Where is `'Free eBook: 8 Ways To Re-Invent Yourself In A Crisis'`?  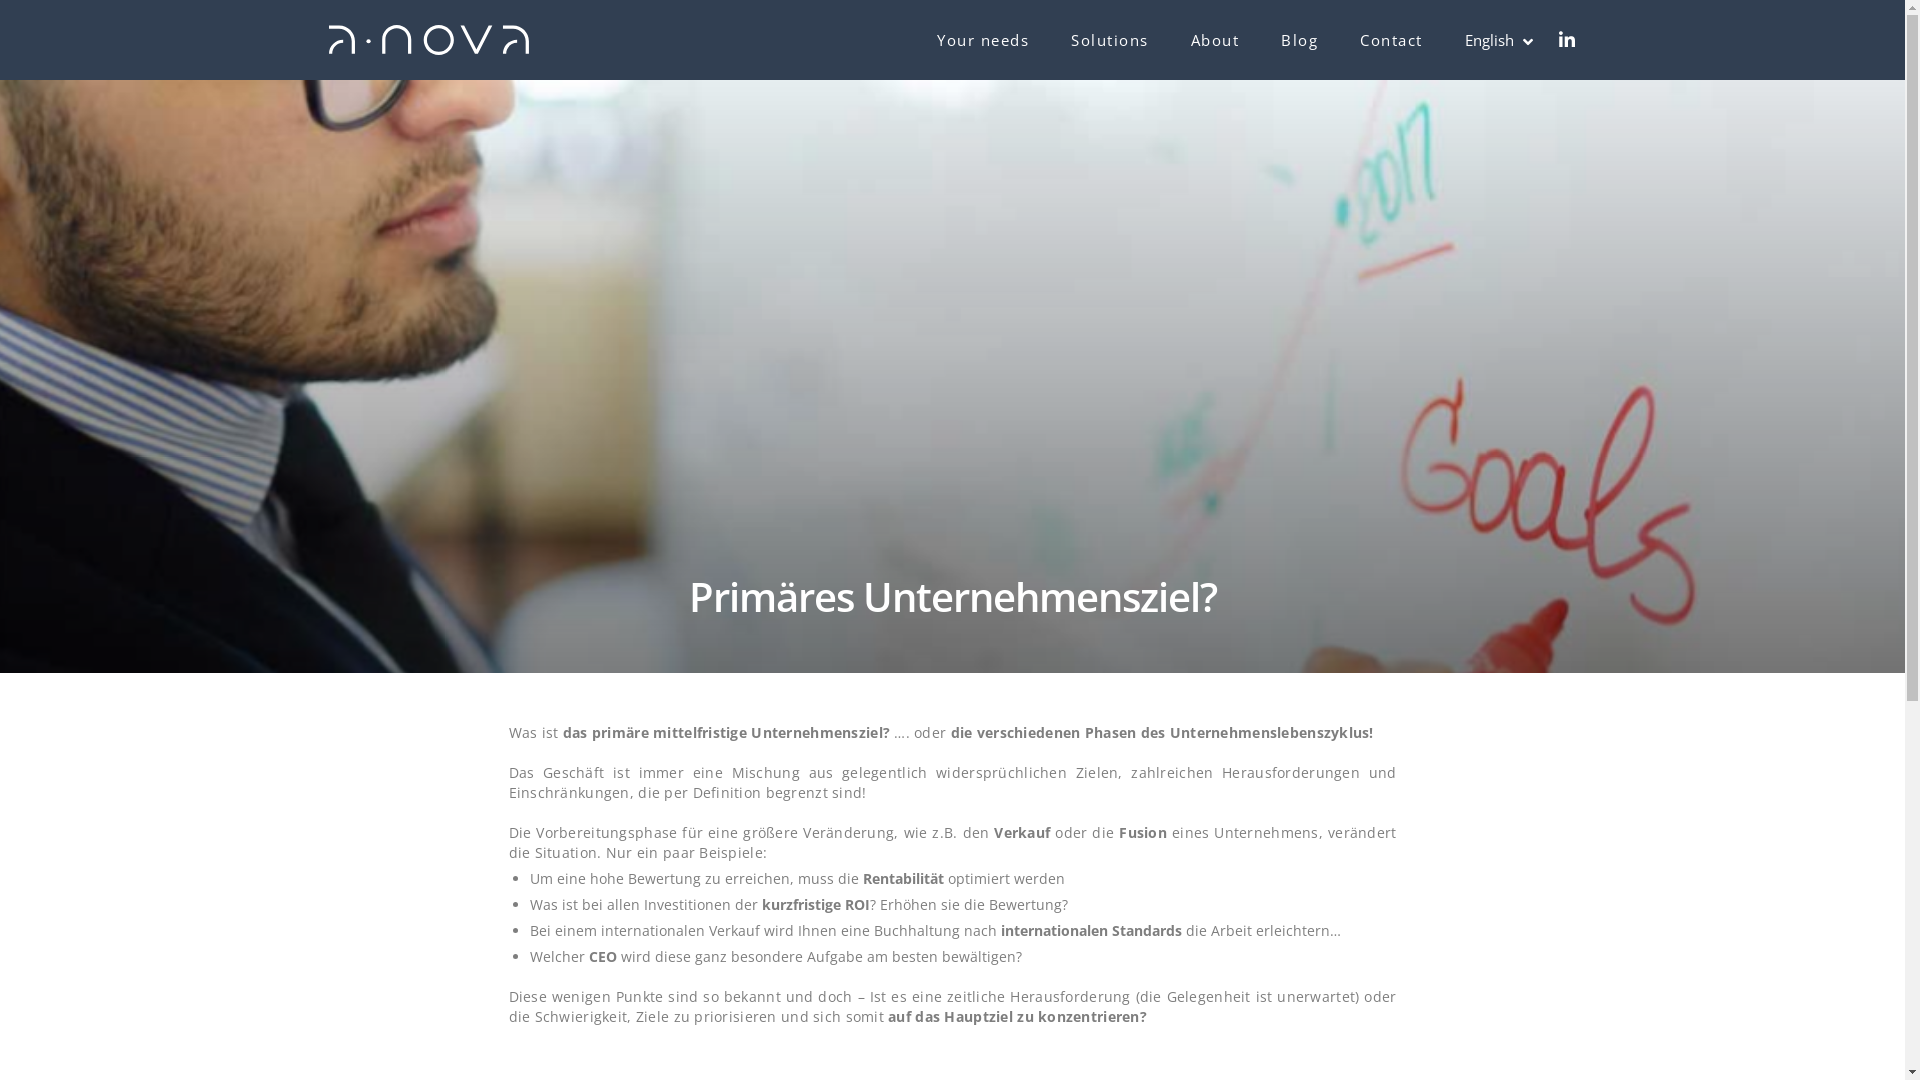 'Free eBook: 8 Ways To Re-Invent Yourself In A Crisis' is located at coordinates (968, 818).